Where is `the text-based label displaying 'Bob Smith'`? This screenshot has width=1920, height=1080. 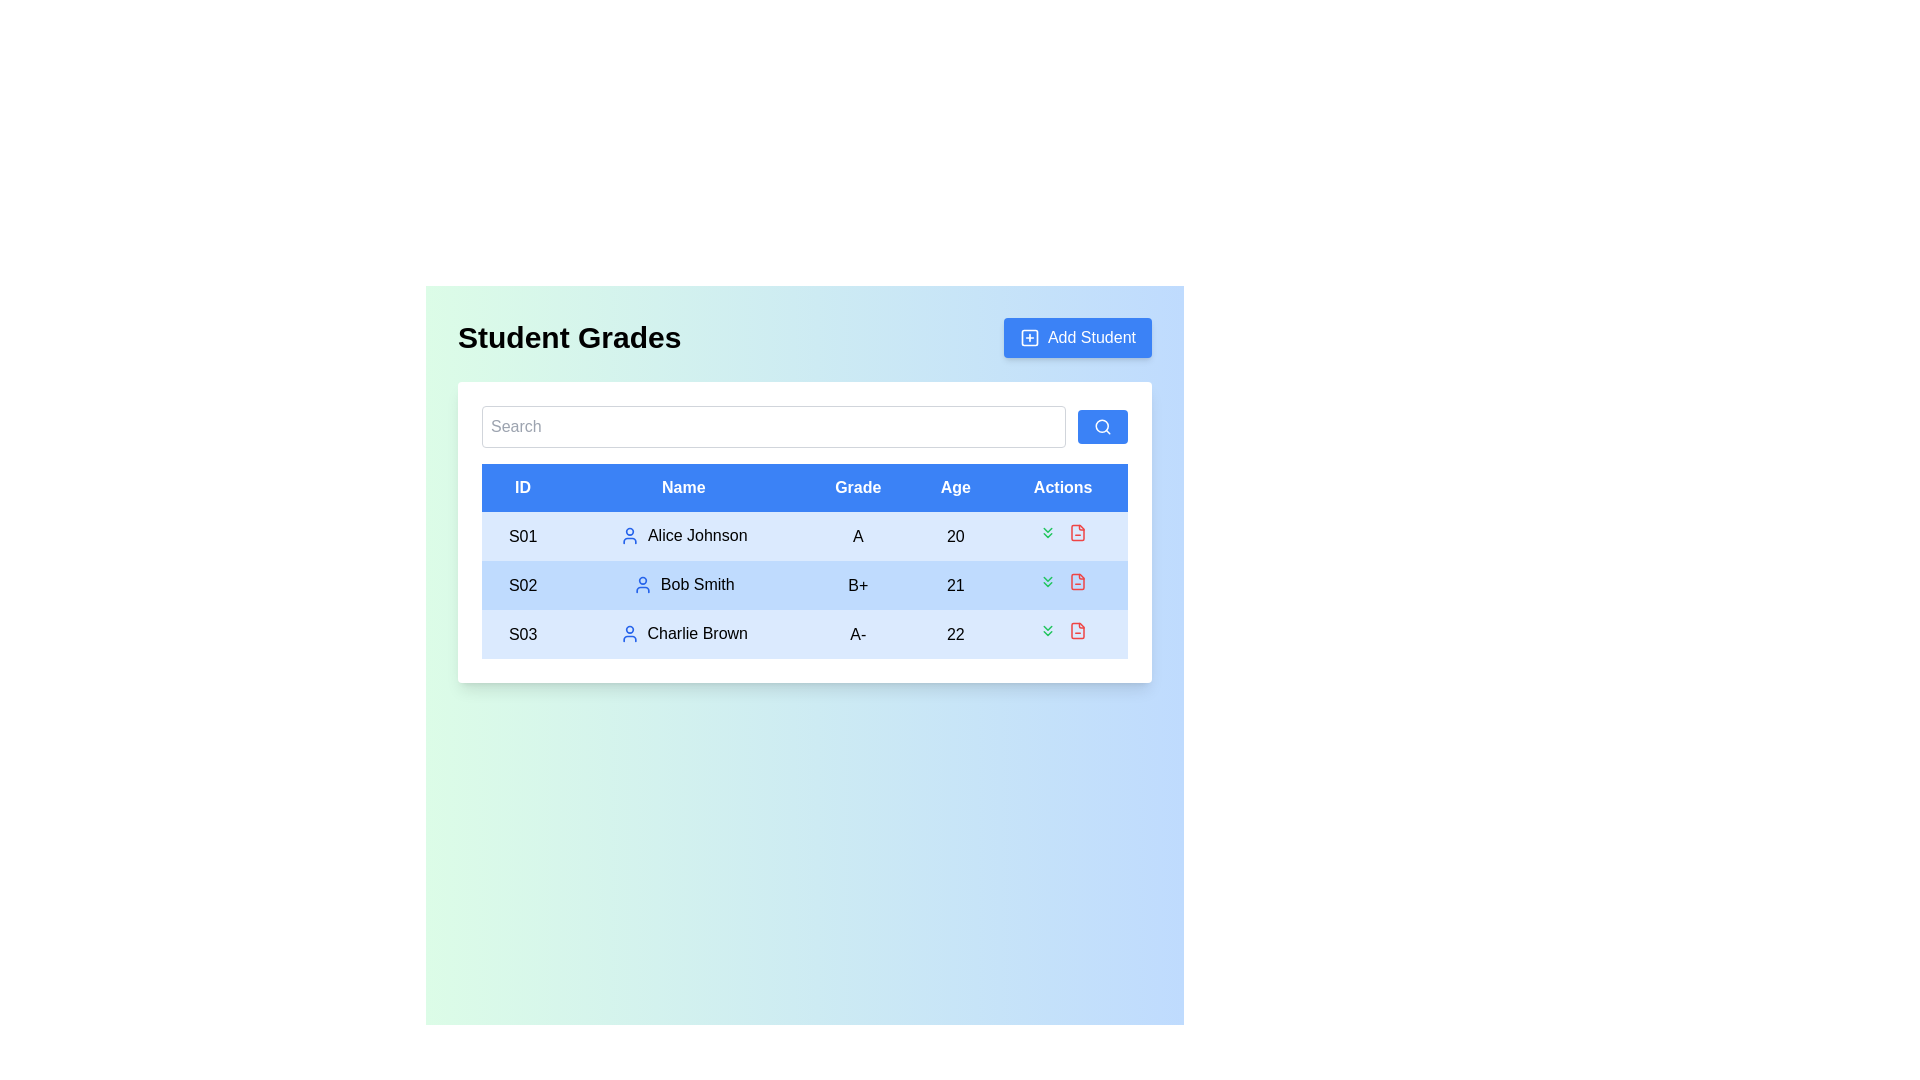 the text-based label displaying 'Bob Smith' is located at coordinates (683, 585).